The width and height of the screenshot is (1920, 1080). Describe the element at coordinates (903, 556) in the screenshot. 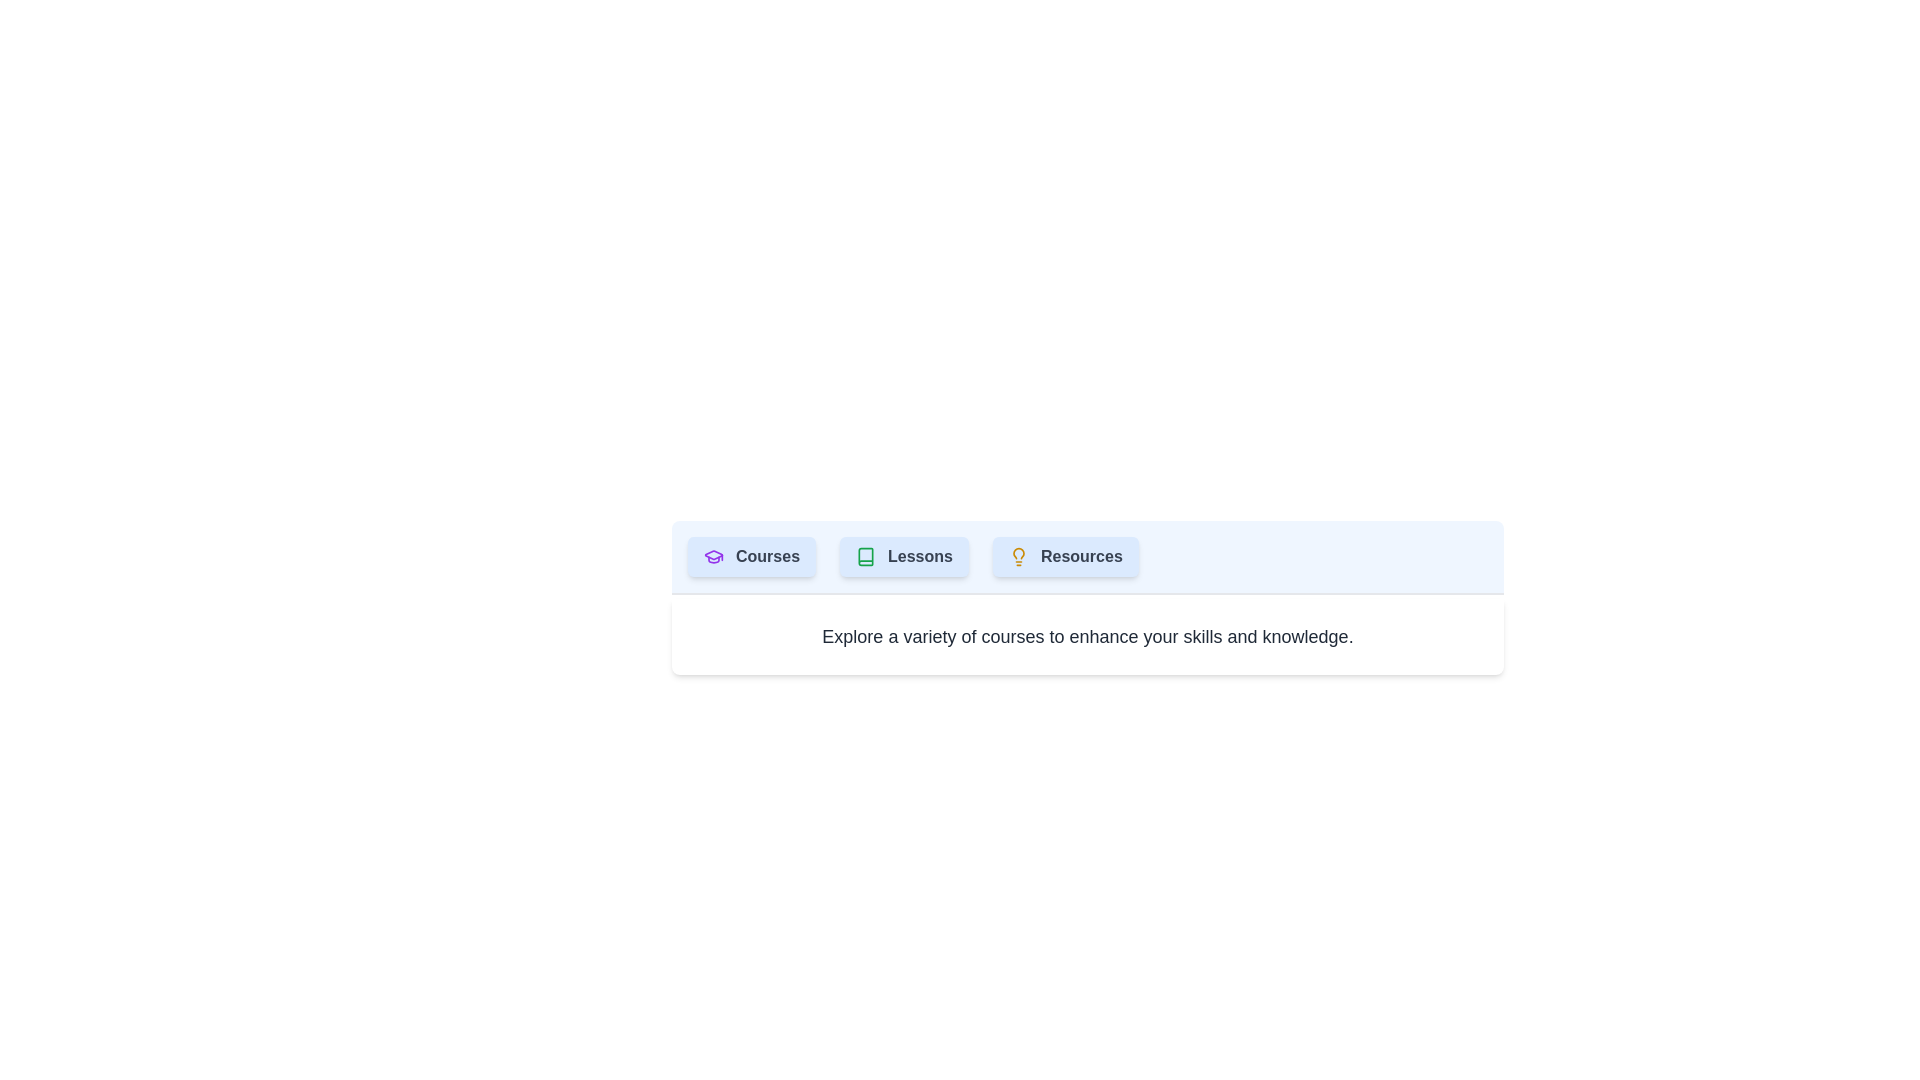

I see `the tab labeled Lessons to view its content` at that location.